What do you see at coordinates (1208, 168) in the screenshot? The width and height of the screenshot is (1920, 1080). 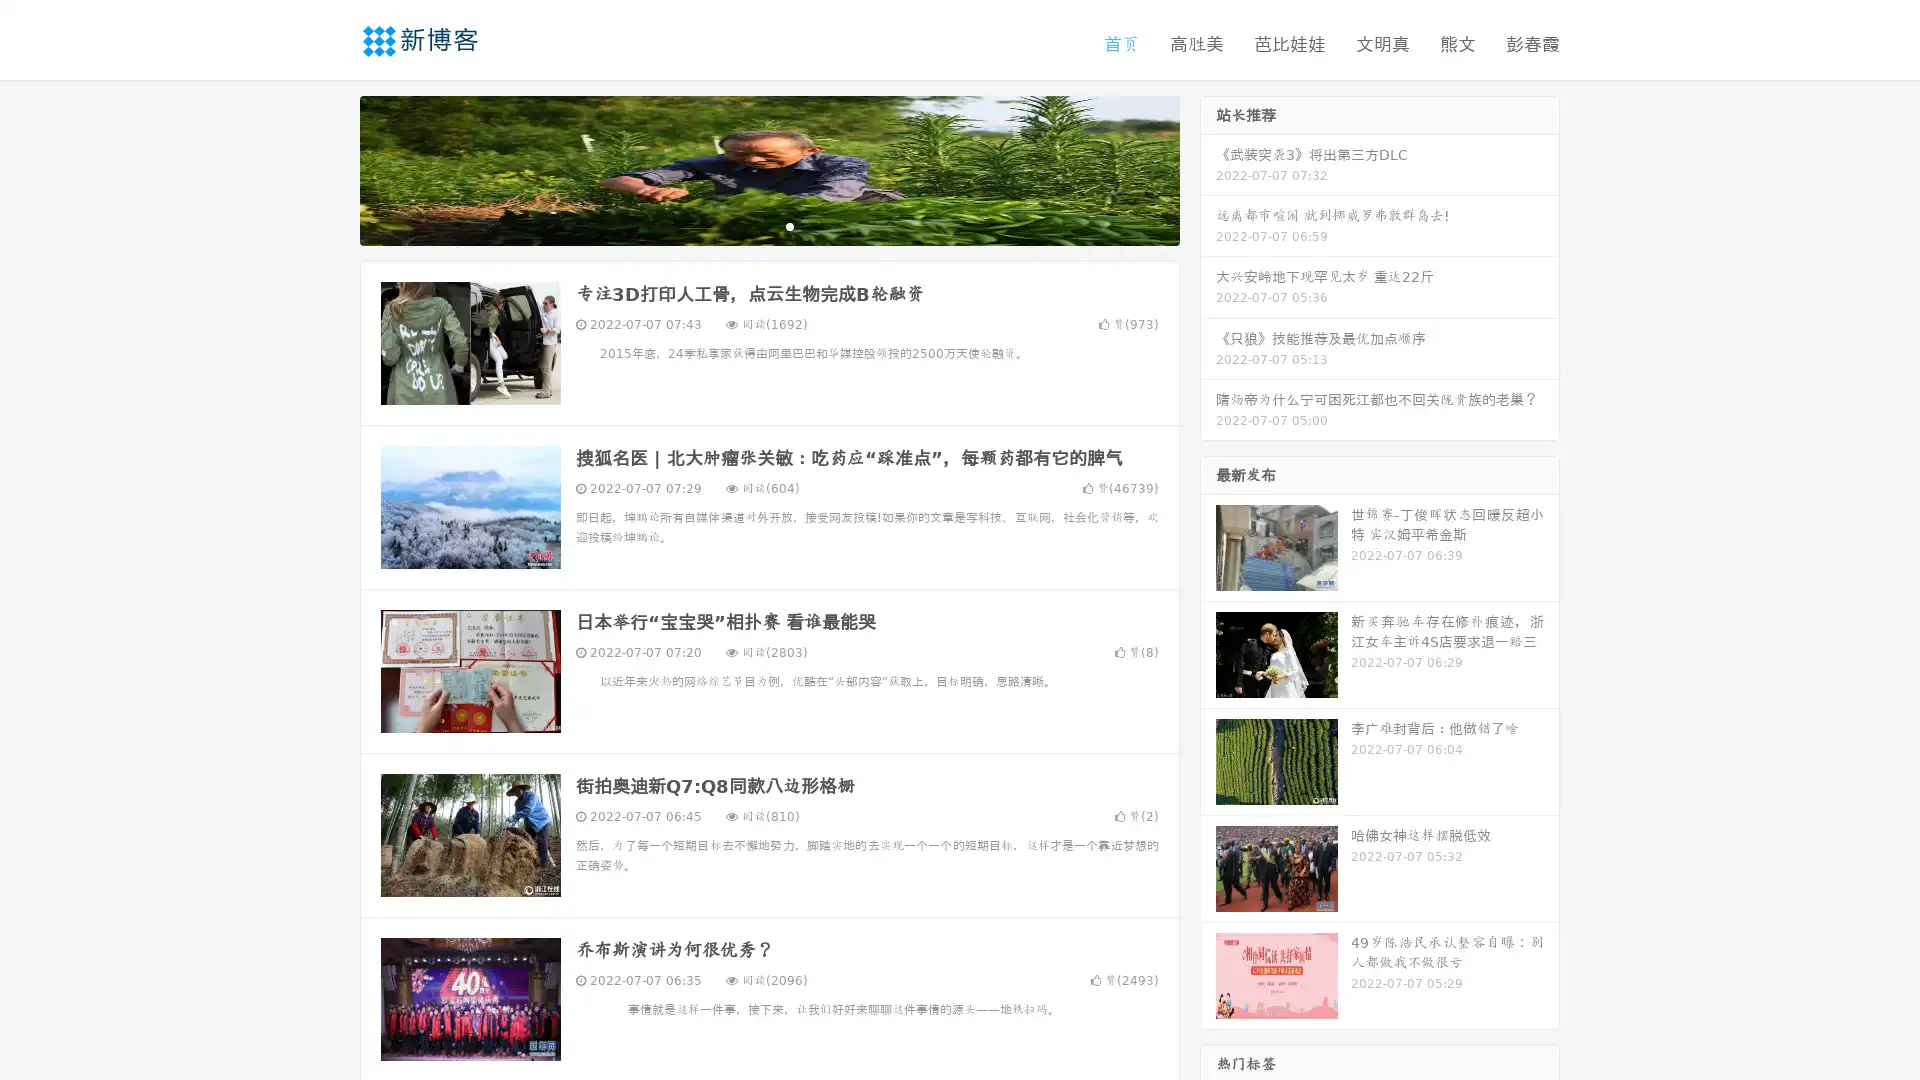 I see `Next slide` at bounding box center [1208, 168].